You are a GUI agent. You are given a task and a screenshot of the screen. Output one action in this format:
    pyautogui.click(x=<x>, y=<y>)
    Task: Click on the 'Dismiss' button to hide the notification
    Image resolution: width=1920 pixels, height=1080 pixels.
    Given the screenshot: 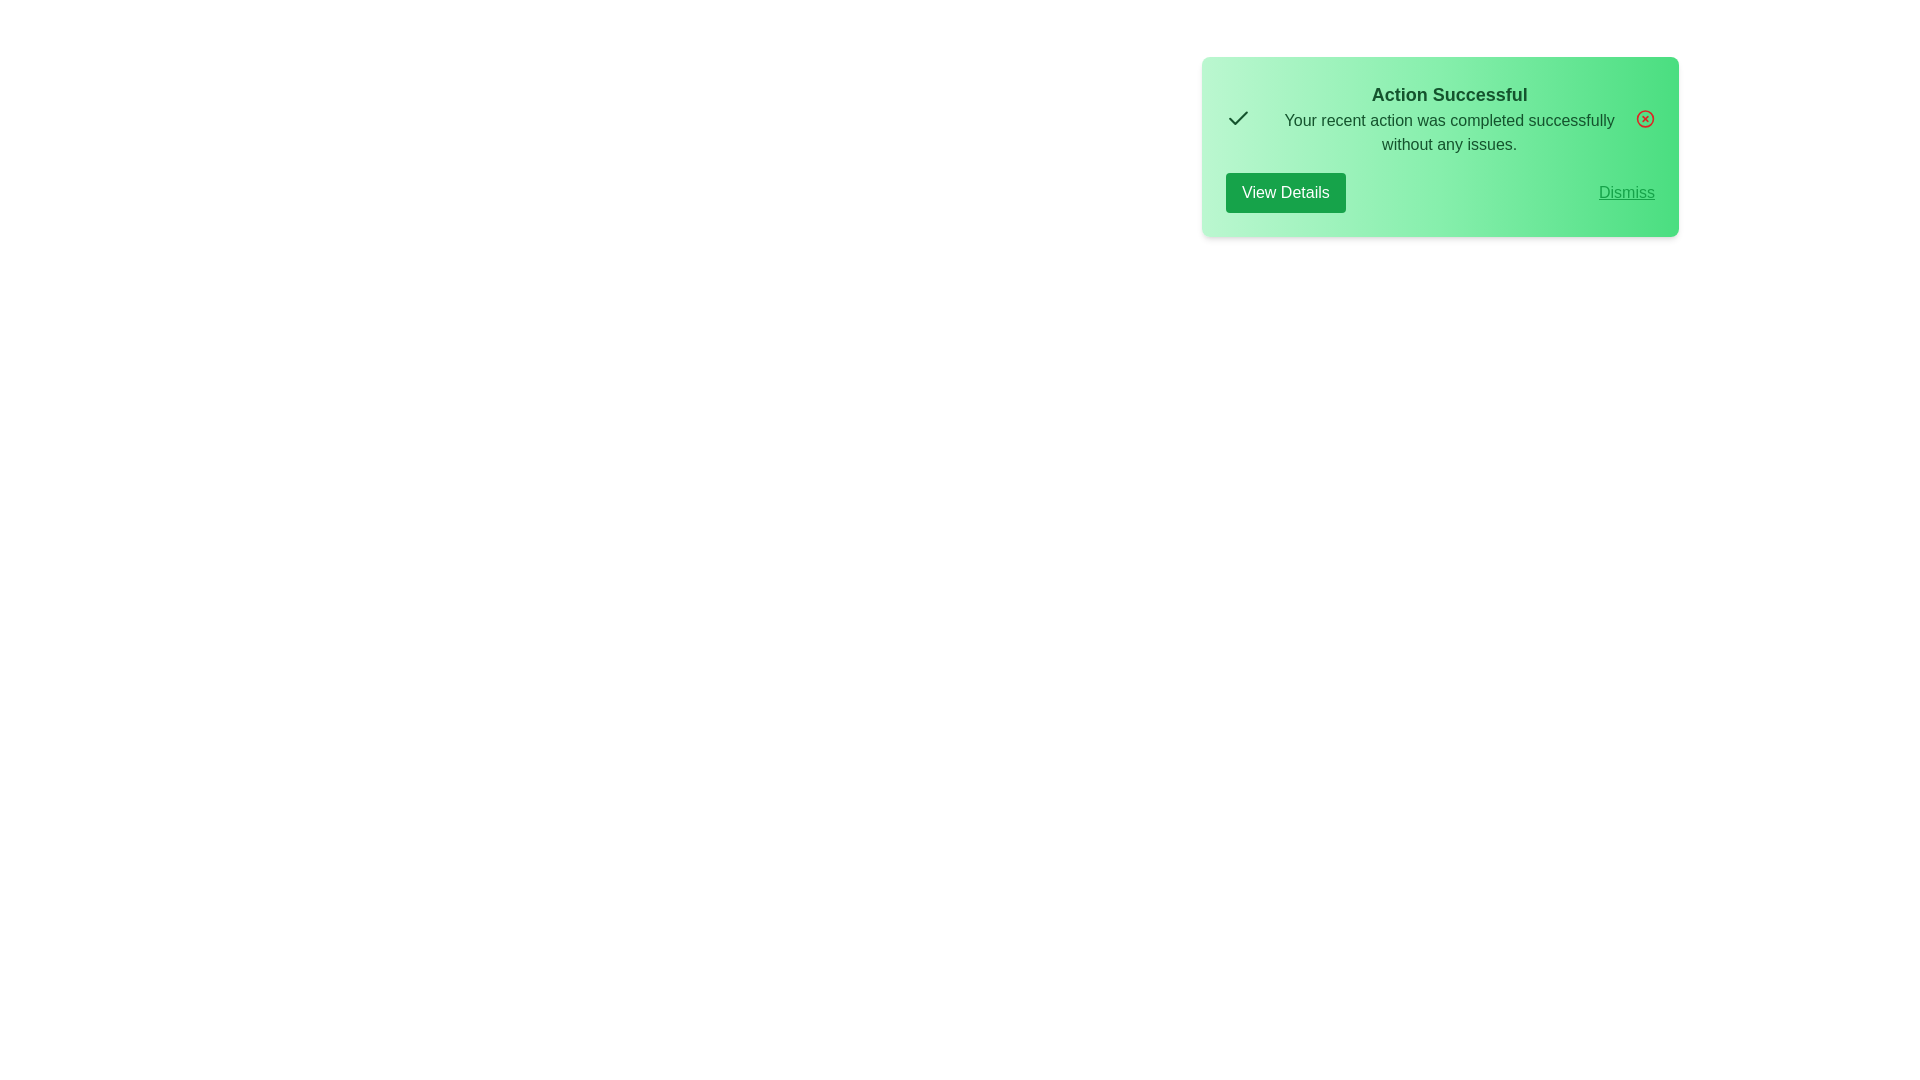 What is the action you would take?
    pyautogui.click(x=1627, y=192)
    